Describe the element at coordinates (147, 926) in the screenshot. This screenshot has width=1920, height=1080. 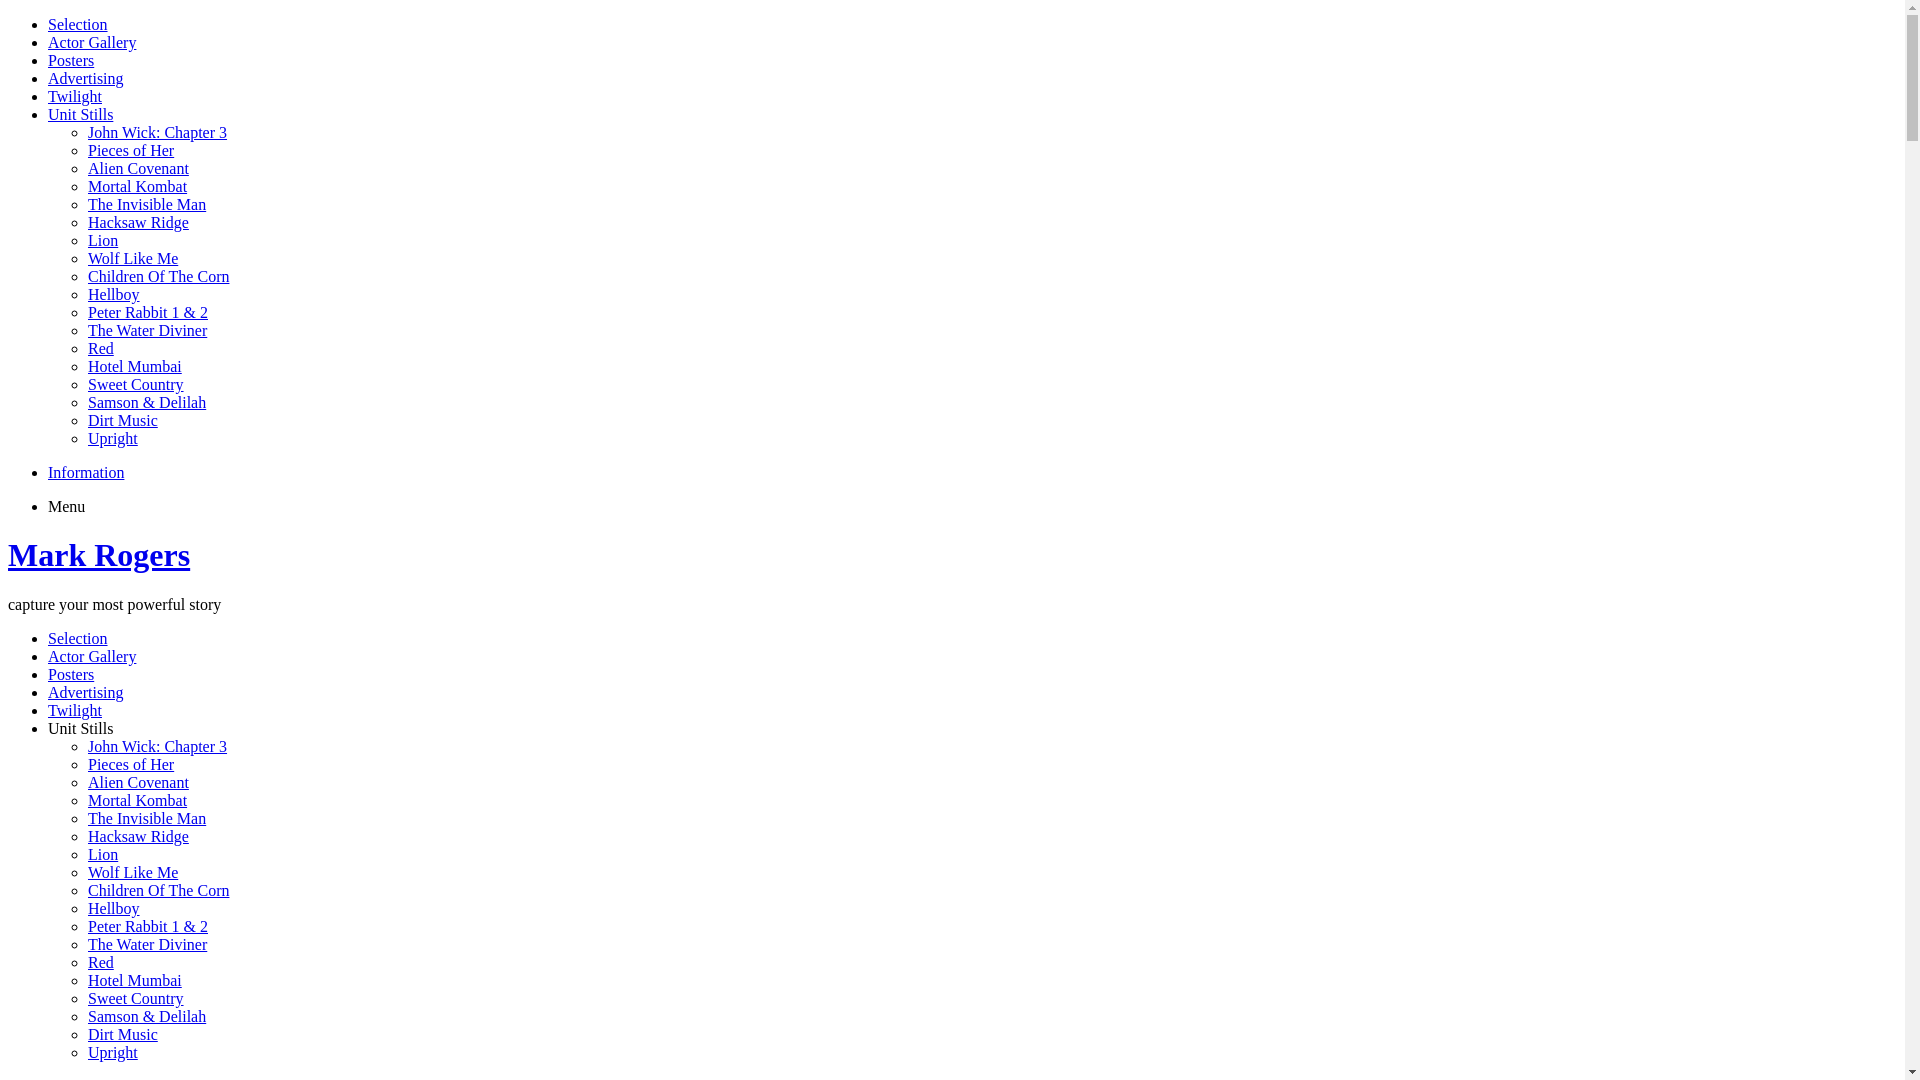
I see `'Peter Rabbit 1 & 2'` at that location.